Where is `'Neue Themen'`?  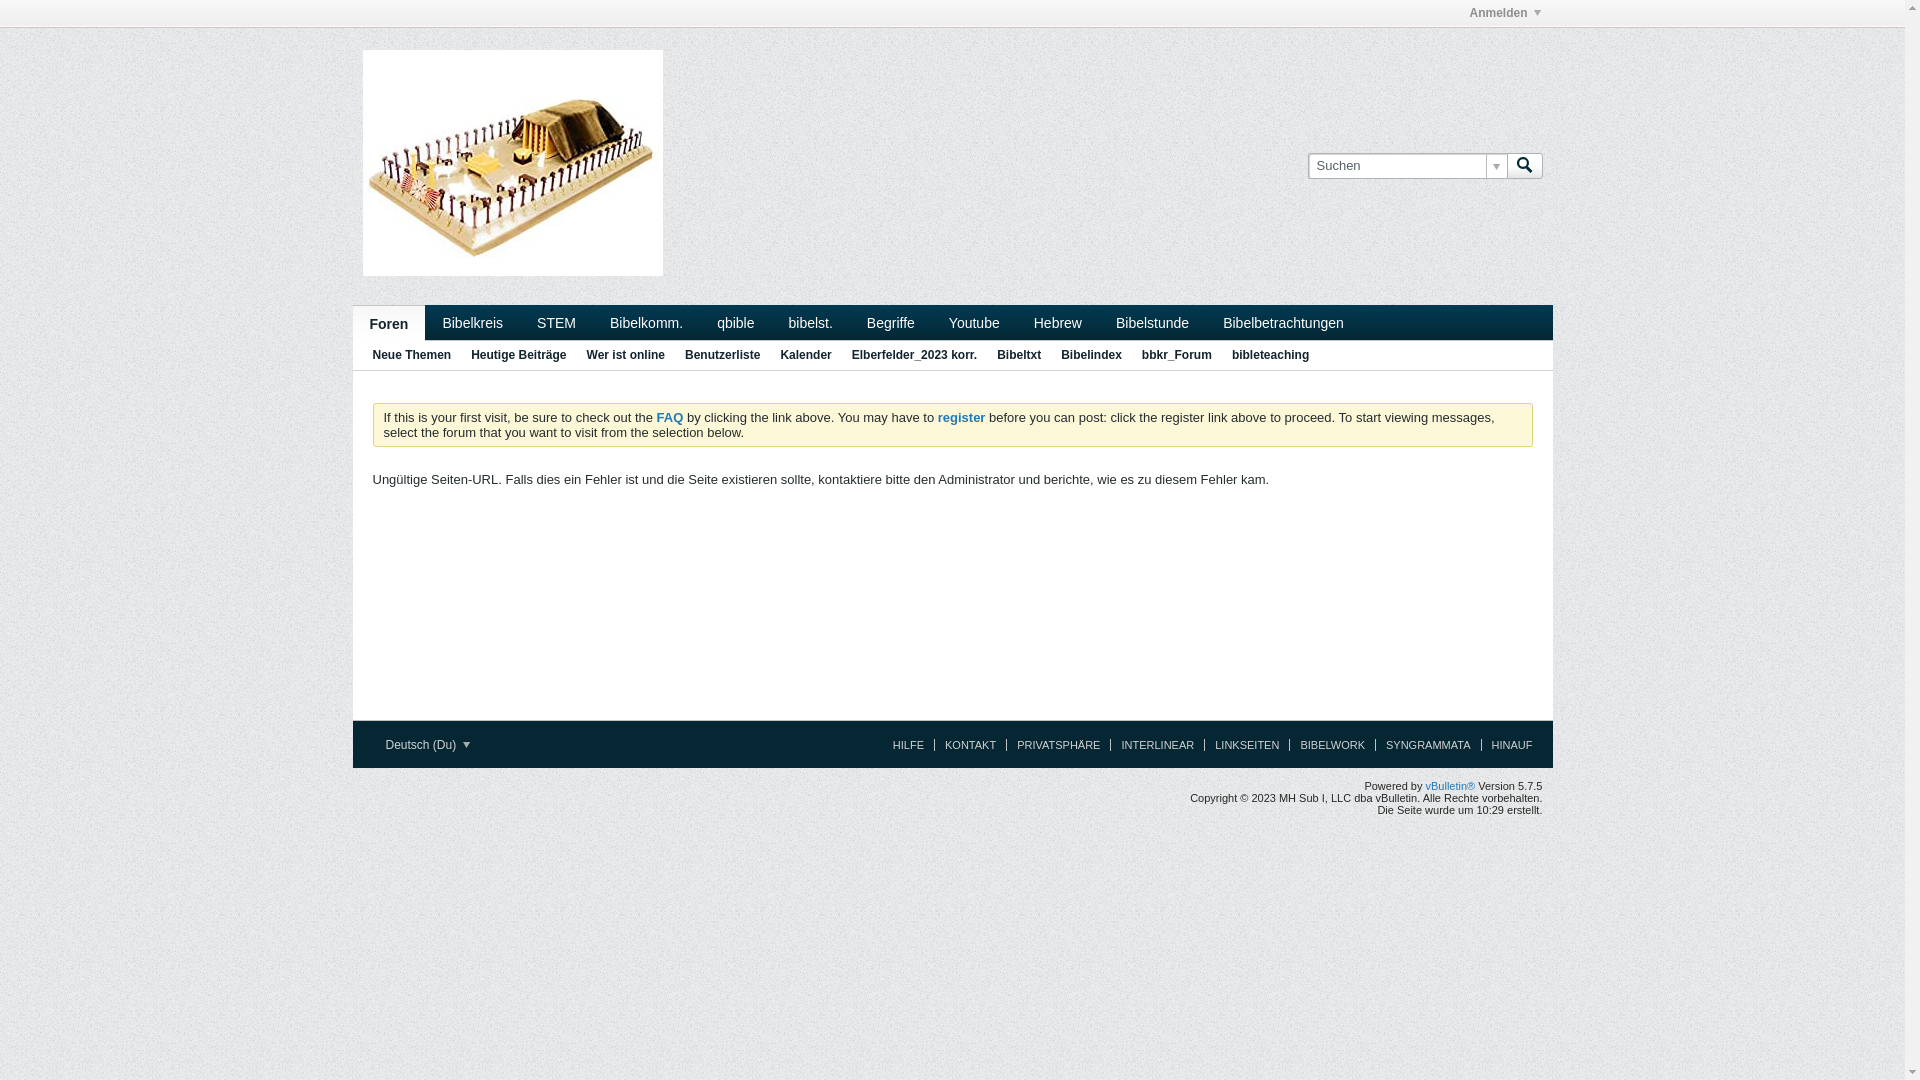 'Neue Themen' is located at coordinates (410, 354).